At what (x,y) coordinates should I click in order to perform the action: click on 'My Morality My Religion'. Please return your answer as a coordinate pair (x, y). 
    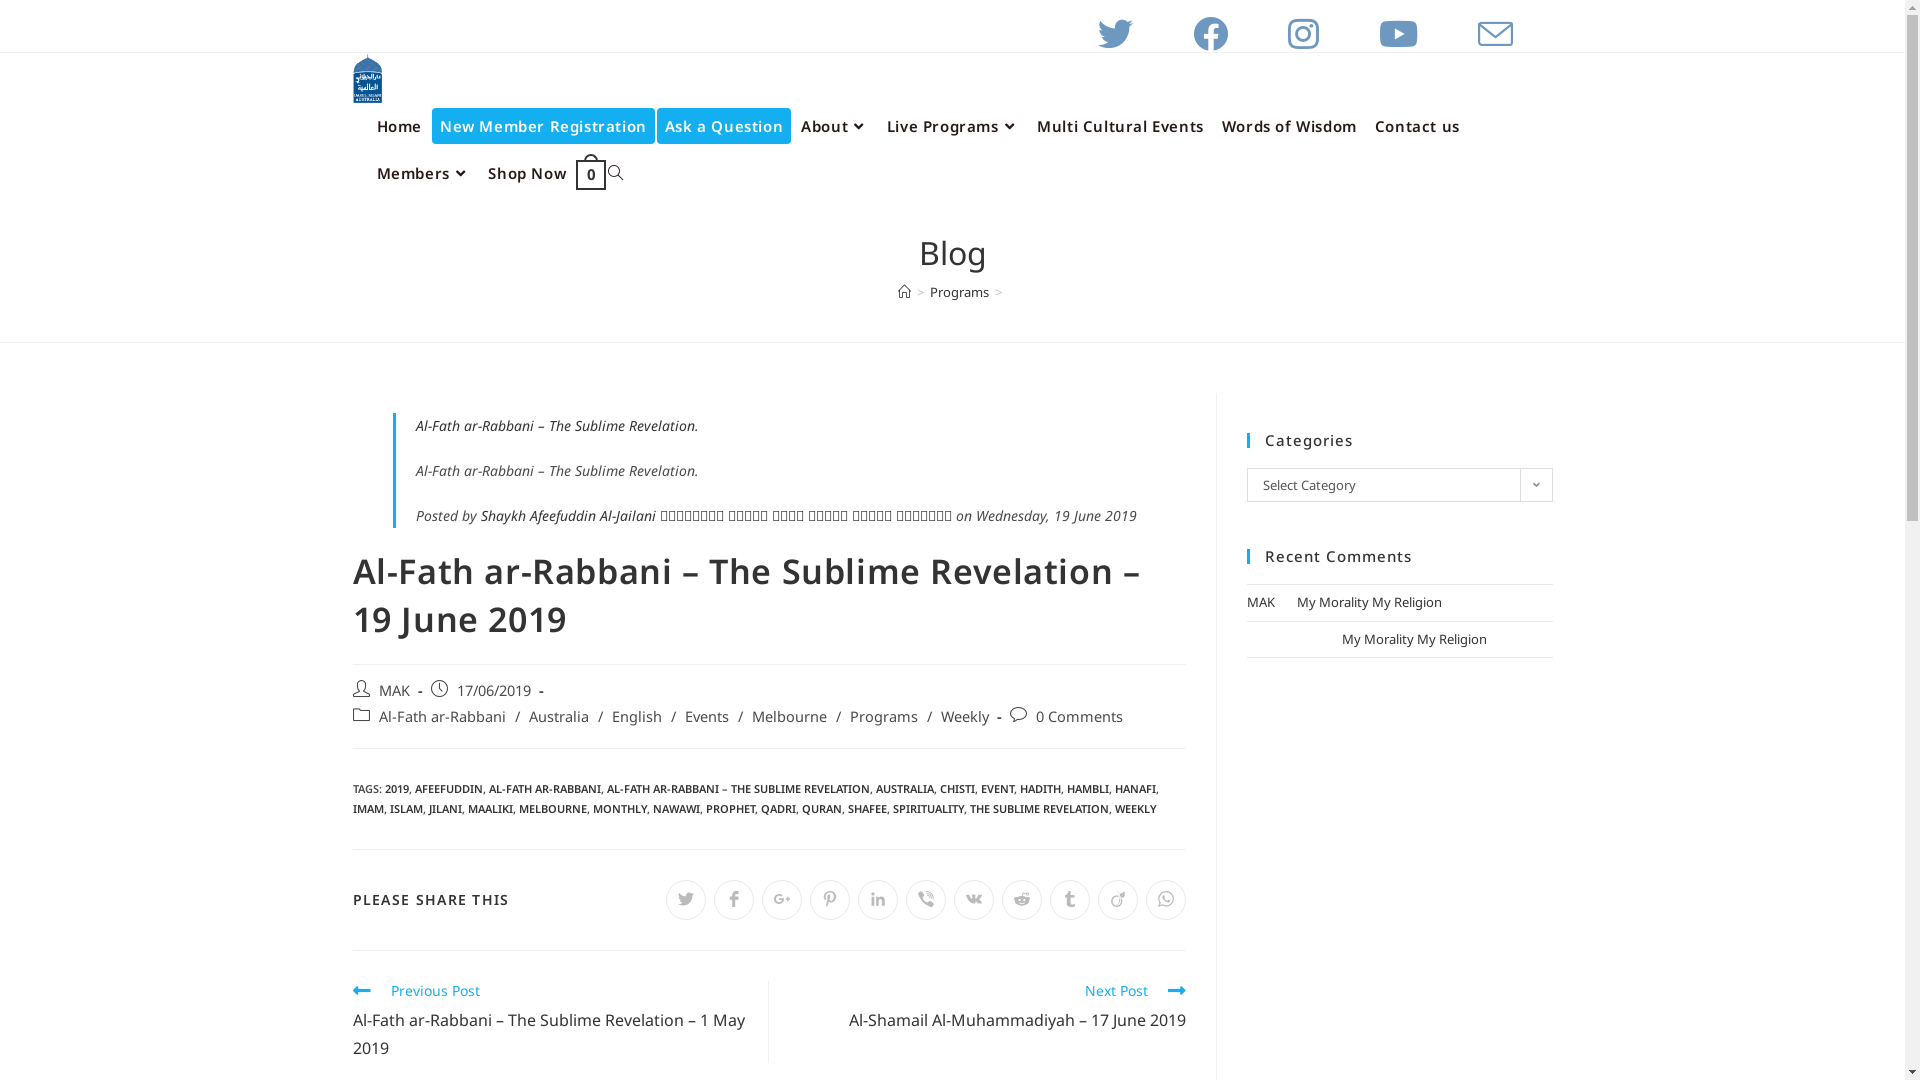
    Looking at the image, I should click on (1342, 639).